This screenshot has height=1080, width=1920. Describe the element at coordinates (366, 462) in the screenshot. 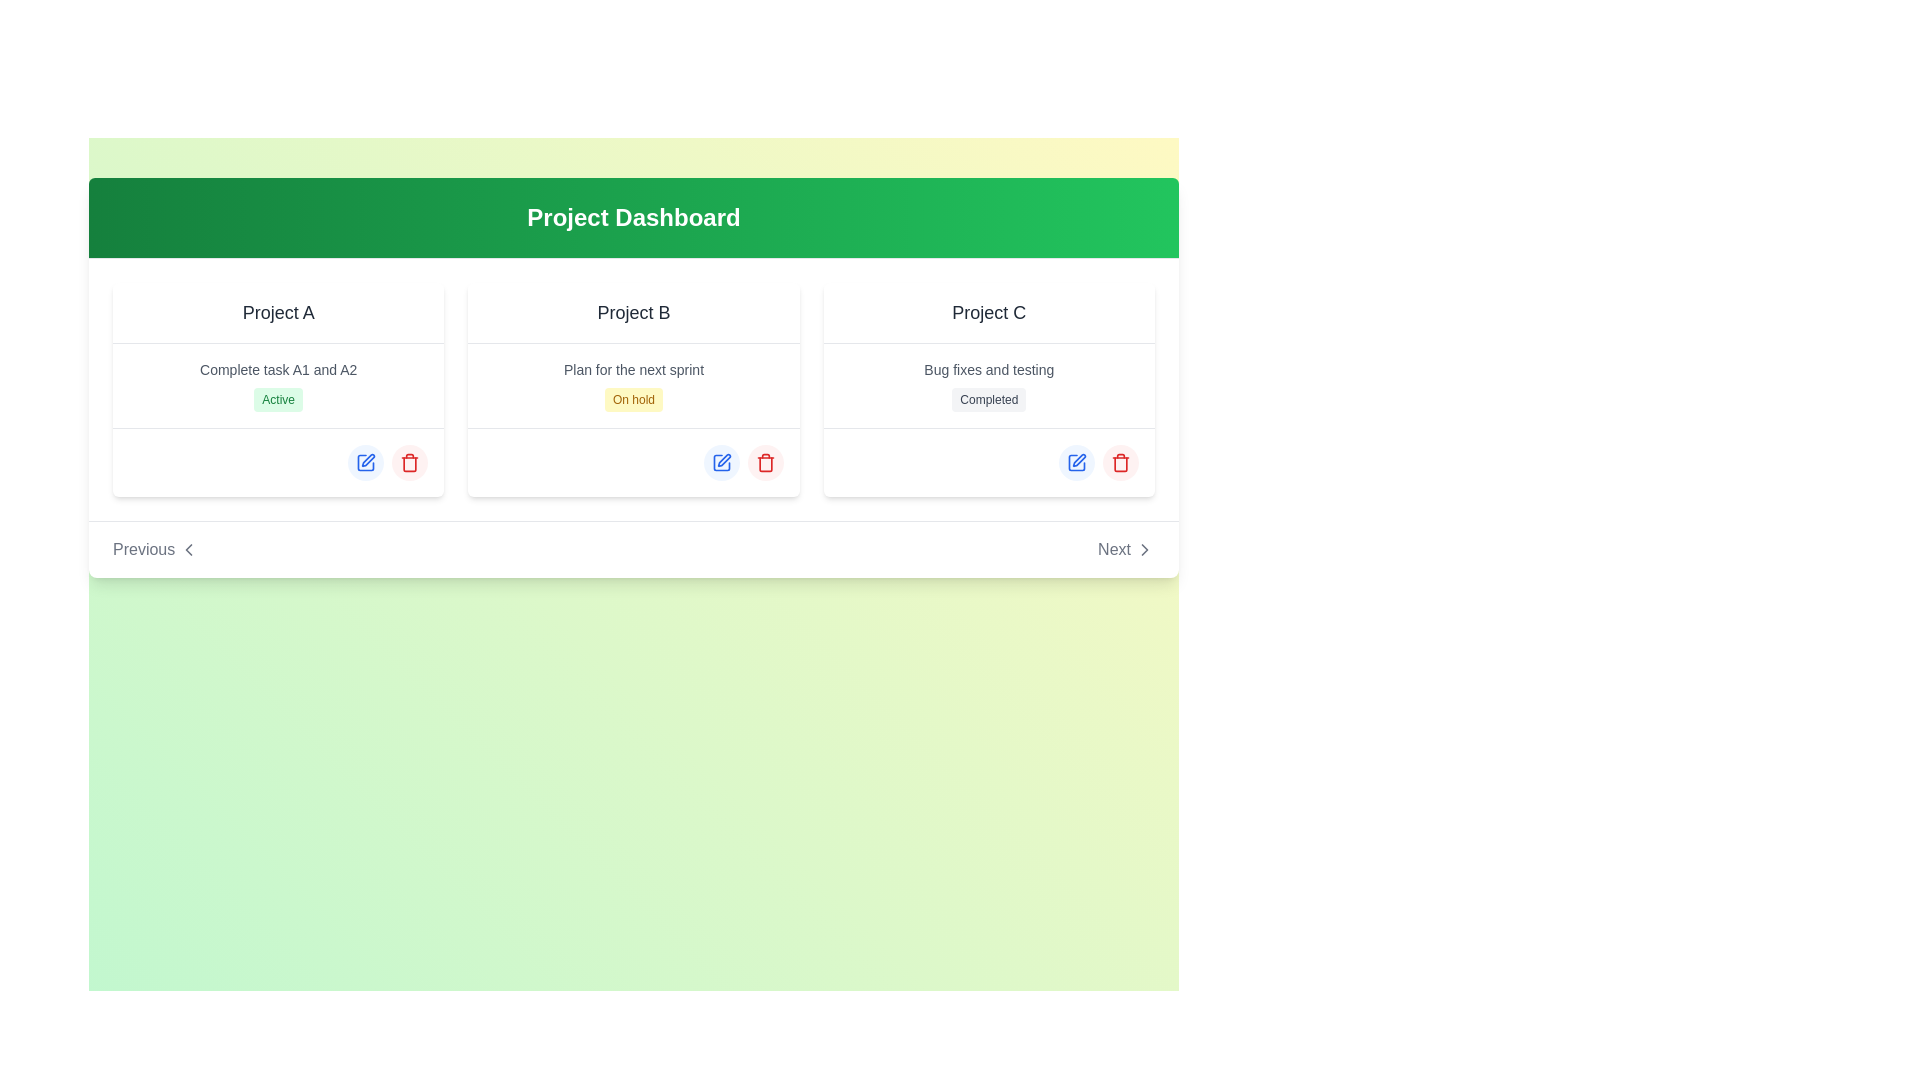

I see `the blue pencil icon button located in the first card labeled 'Project A'` at that location.